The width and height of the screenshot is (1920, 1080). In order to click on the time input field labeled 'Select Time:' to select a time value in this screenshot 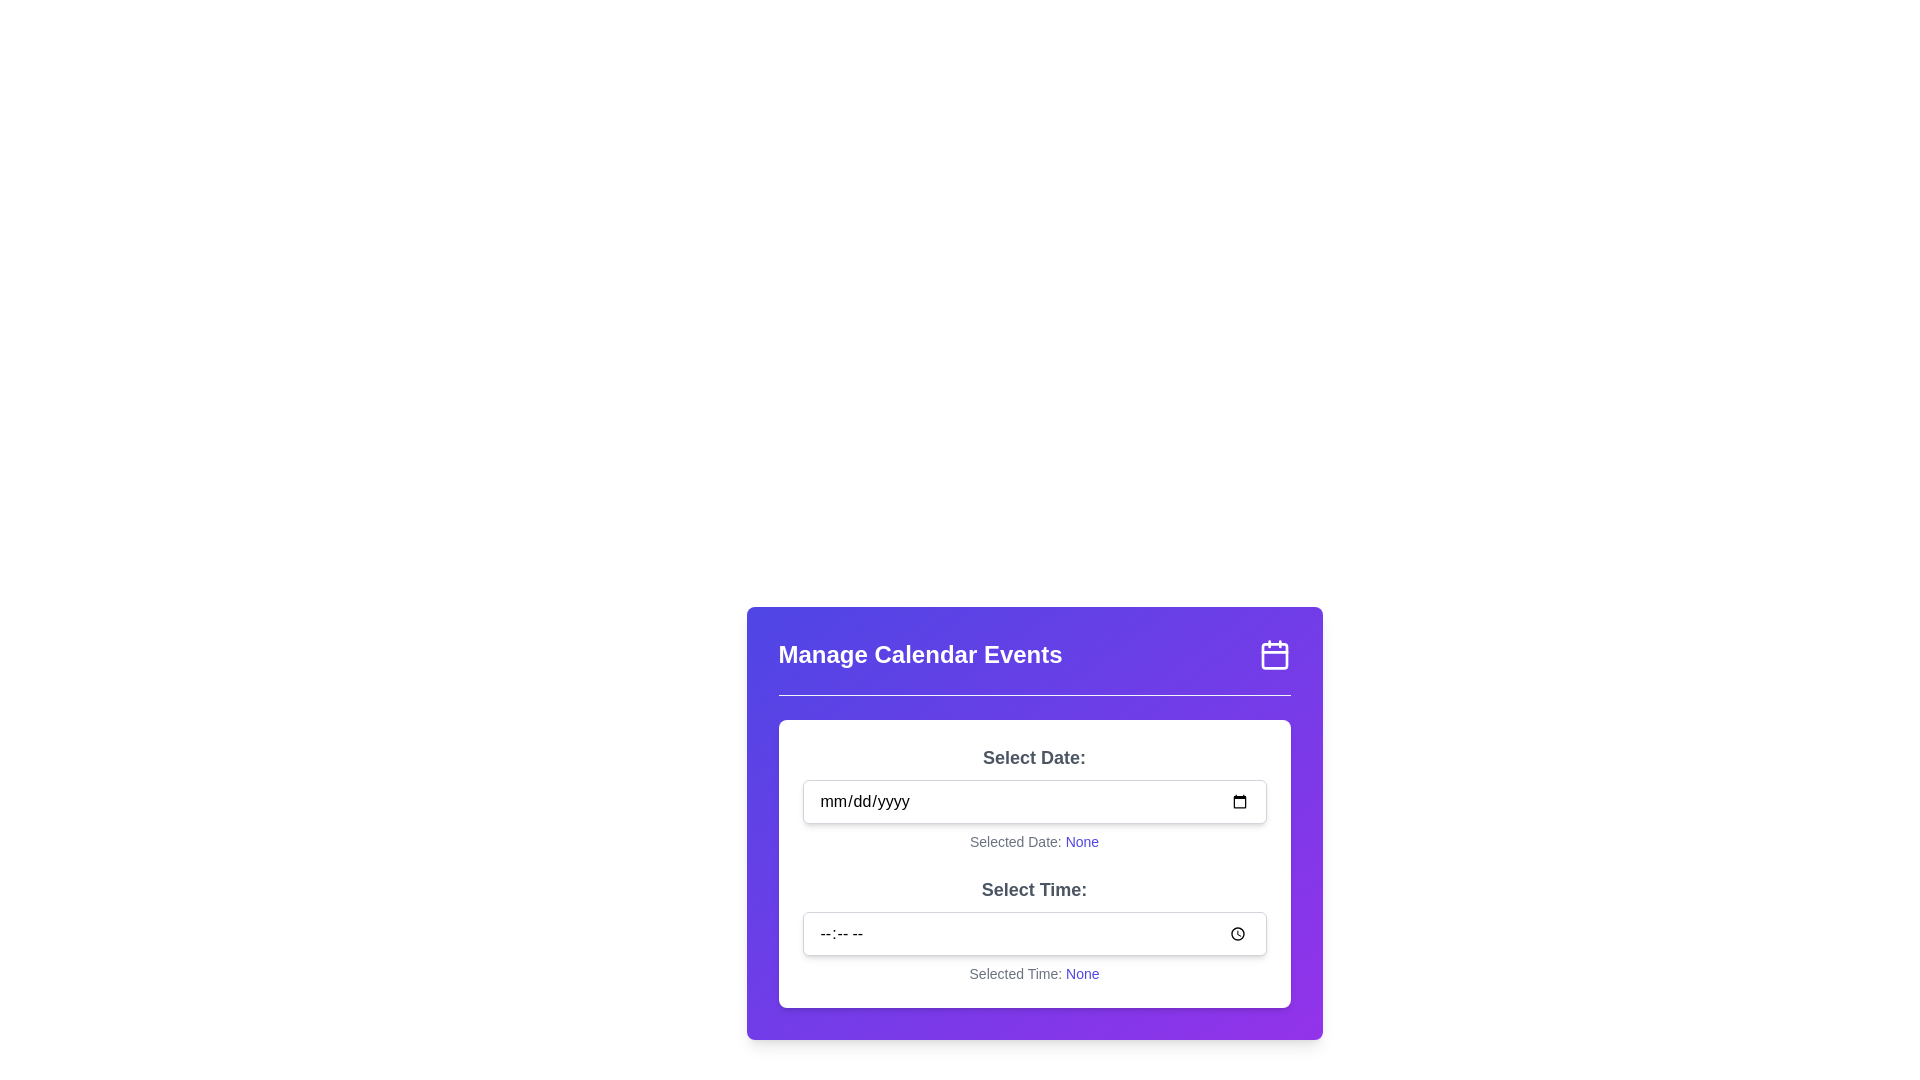, I will do `click(1034, 929)`.